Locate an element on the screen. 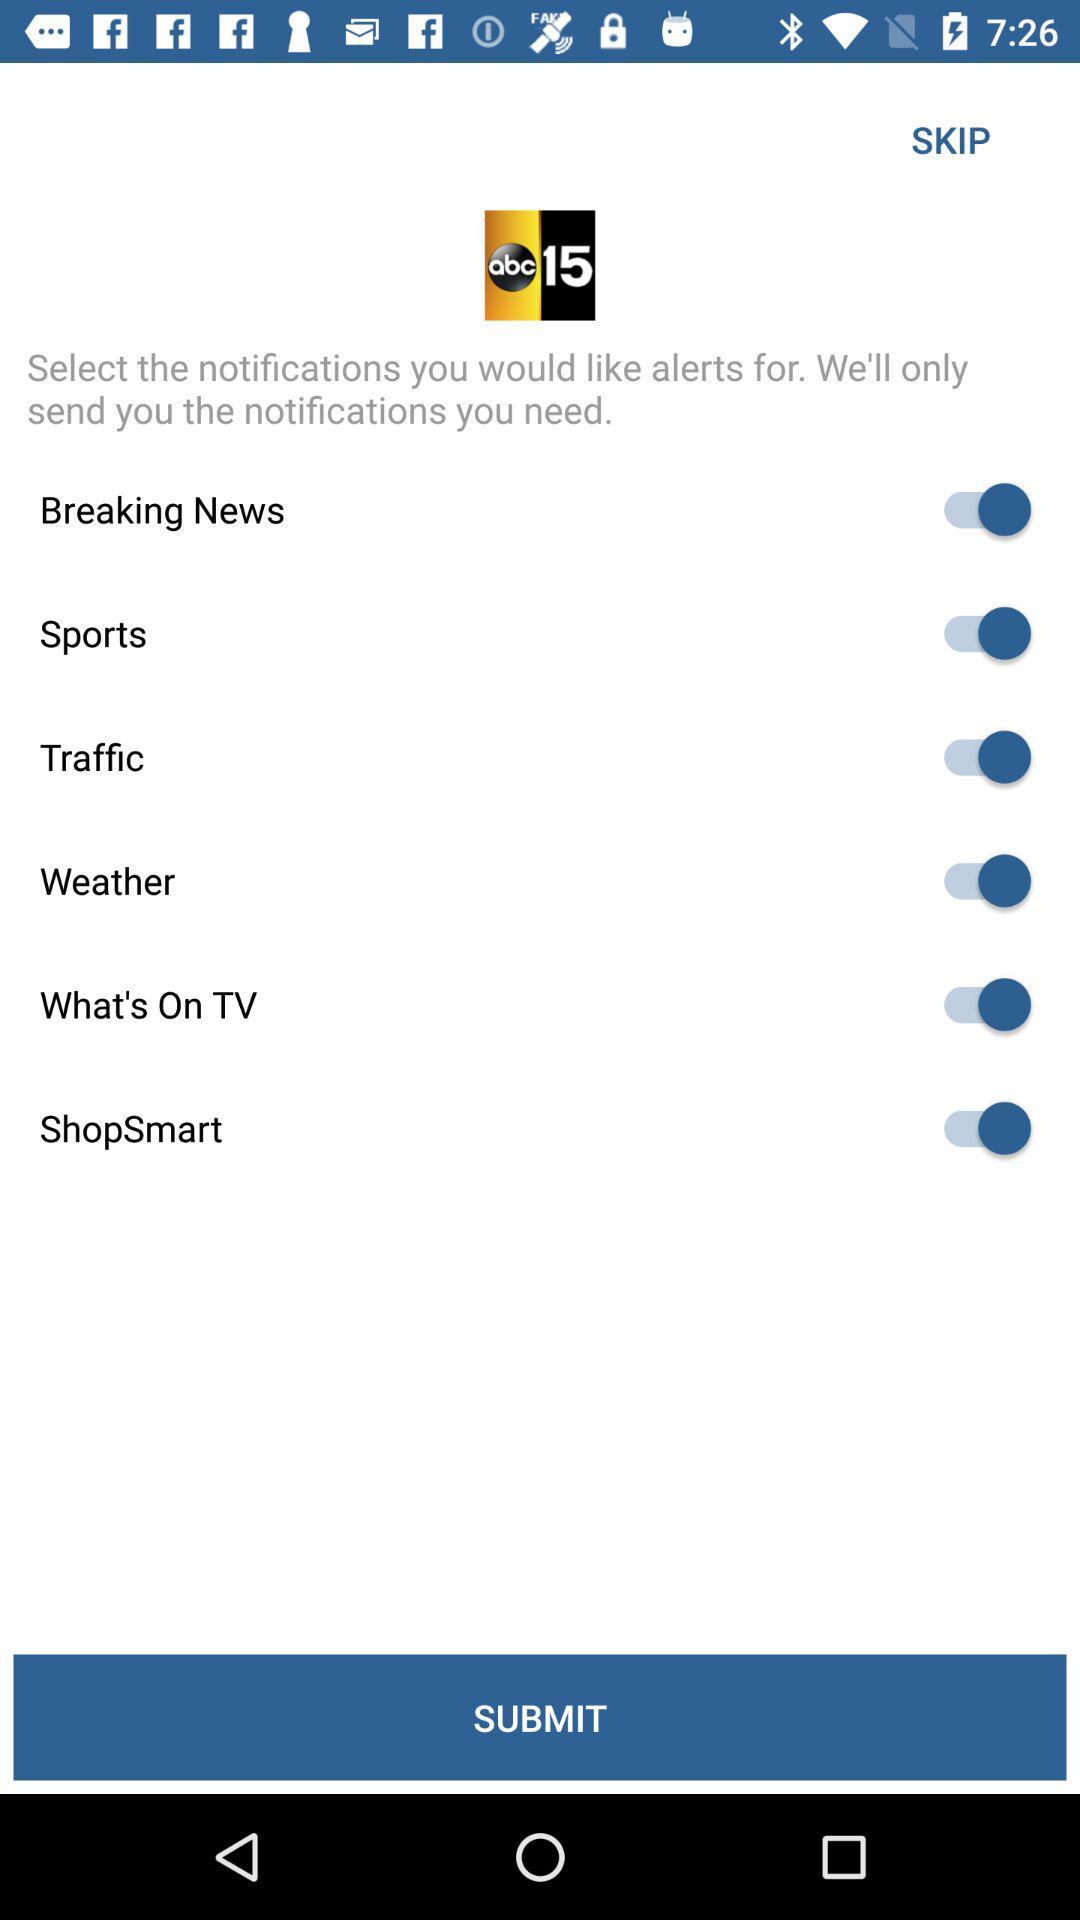 This screenshot has height=1920, width=1080. breaking news is located at coordinates (977, 509).